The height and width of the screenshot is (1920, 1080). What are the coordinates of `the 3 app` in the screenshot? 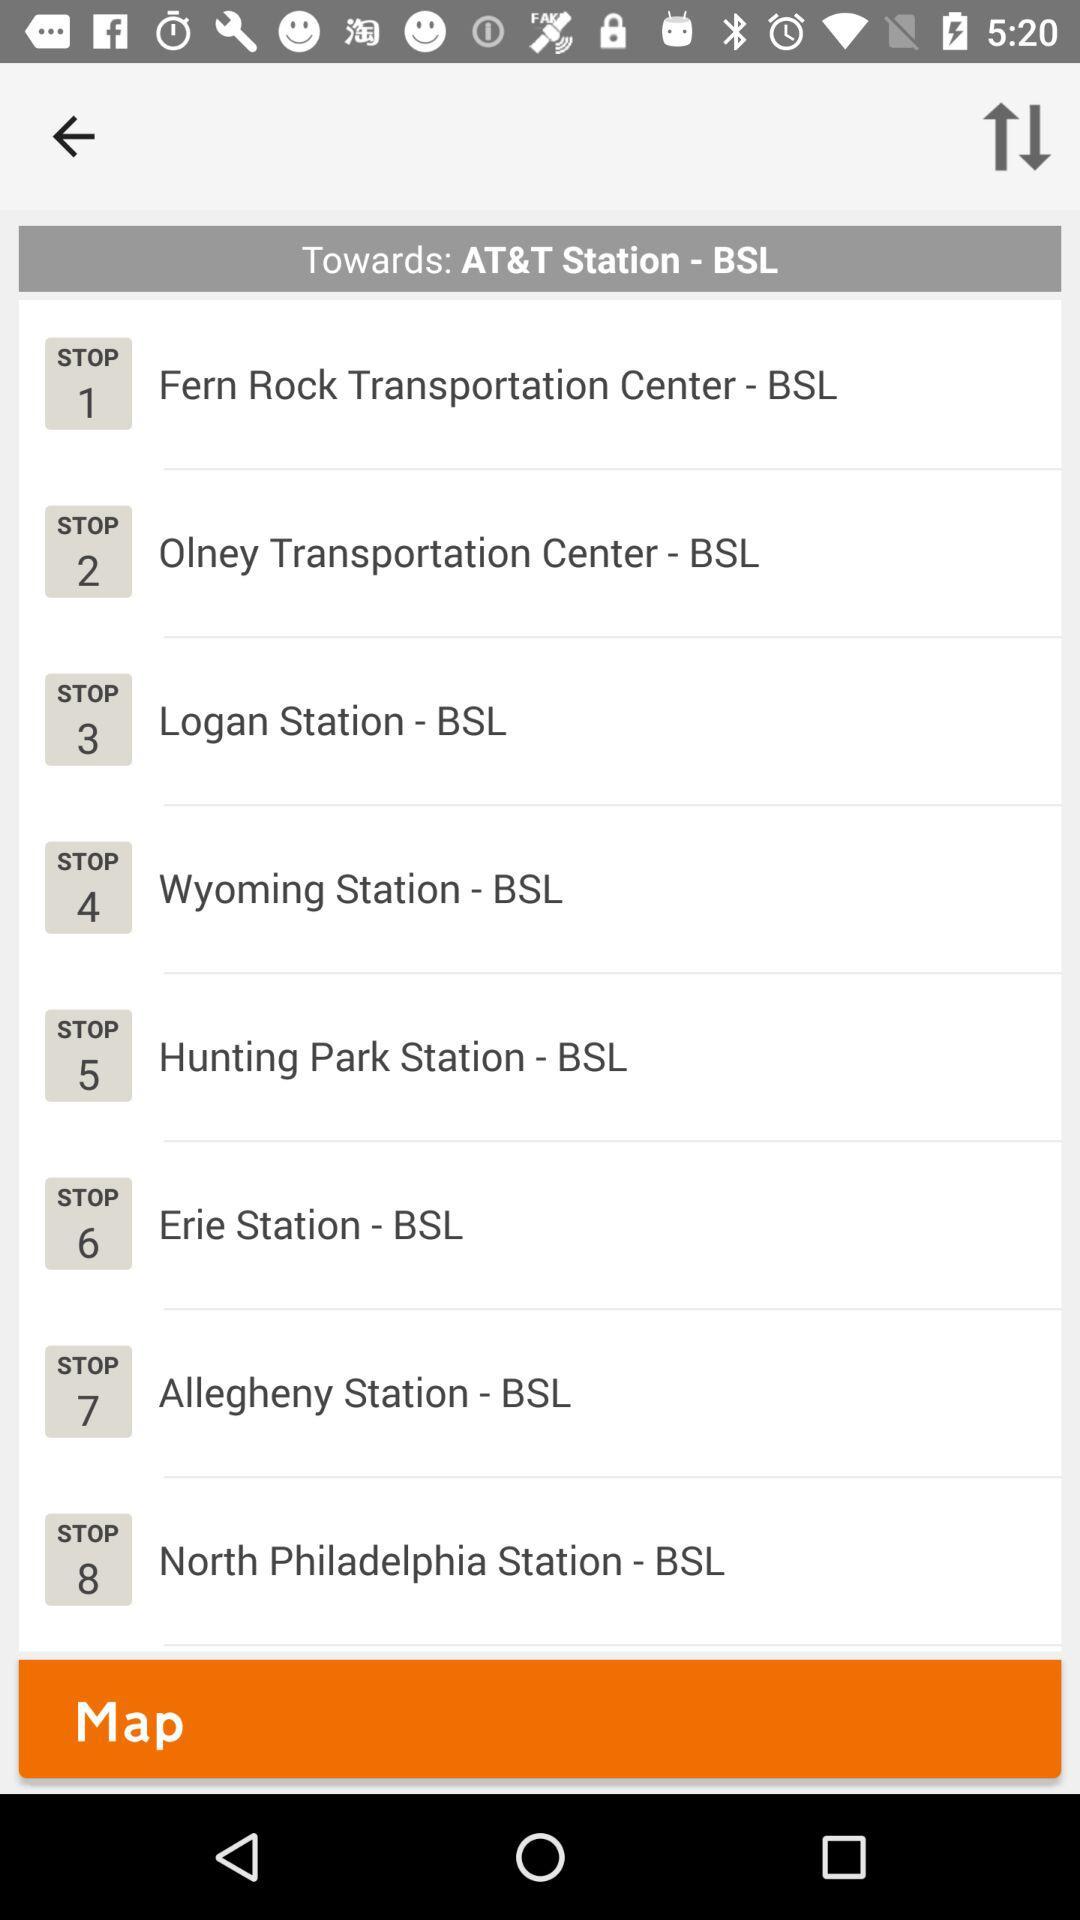 It's located at (87, 736).